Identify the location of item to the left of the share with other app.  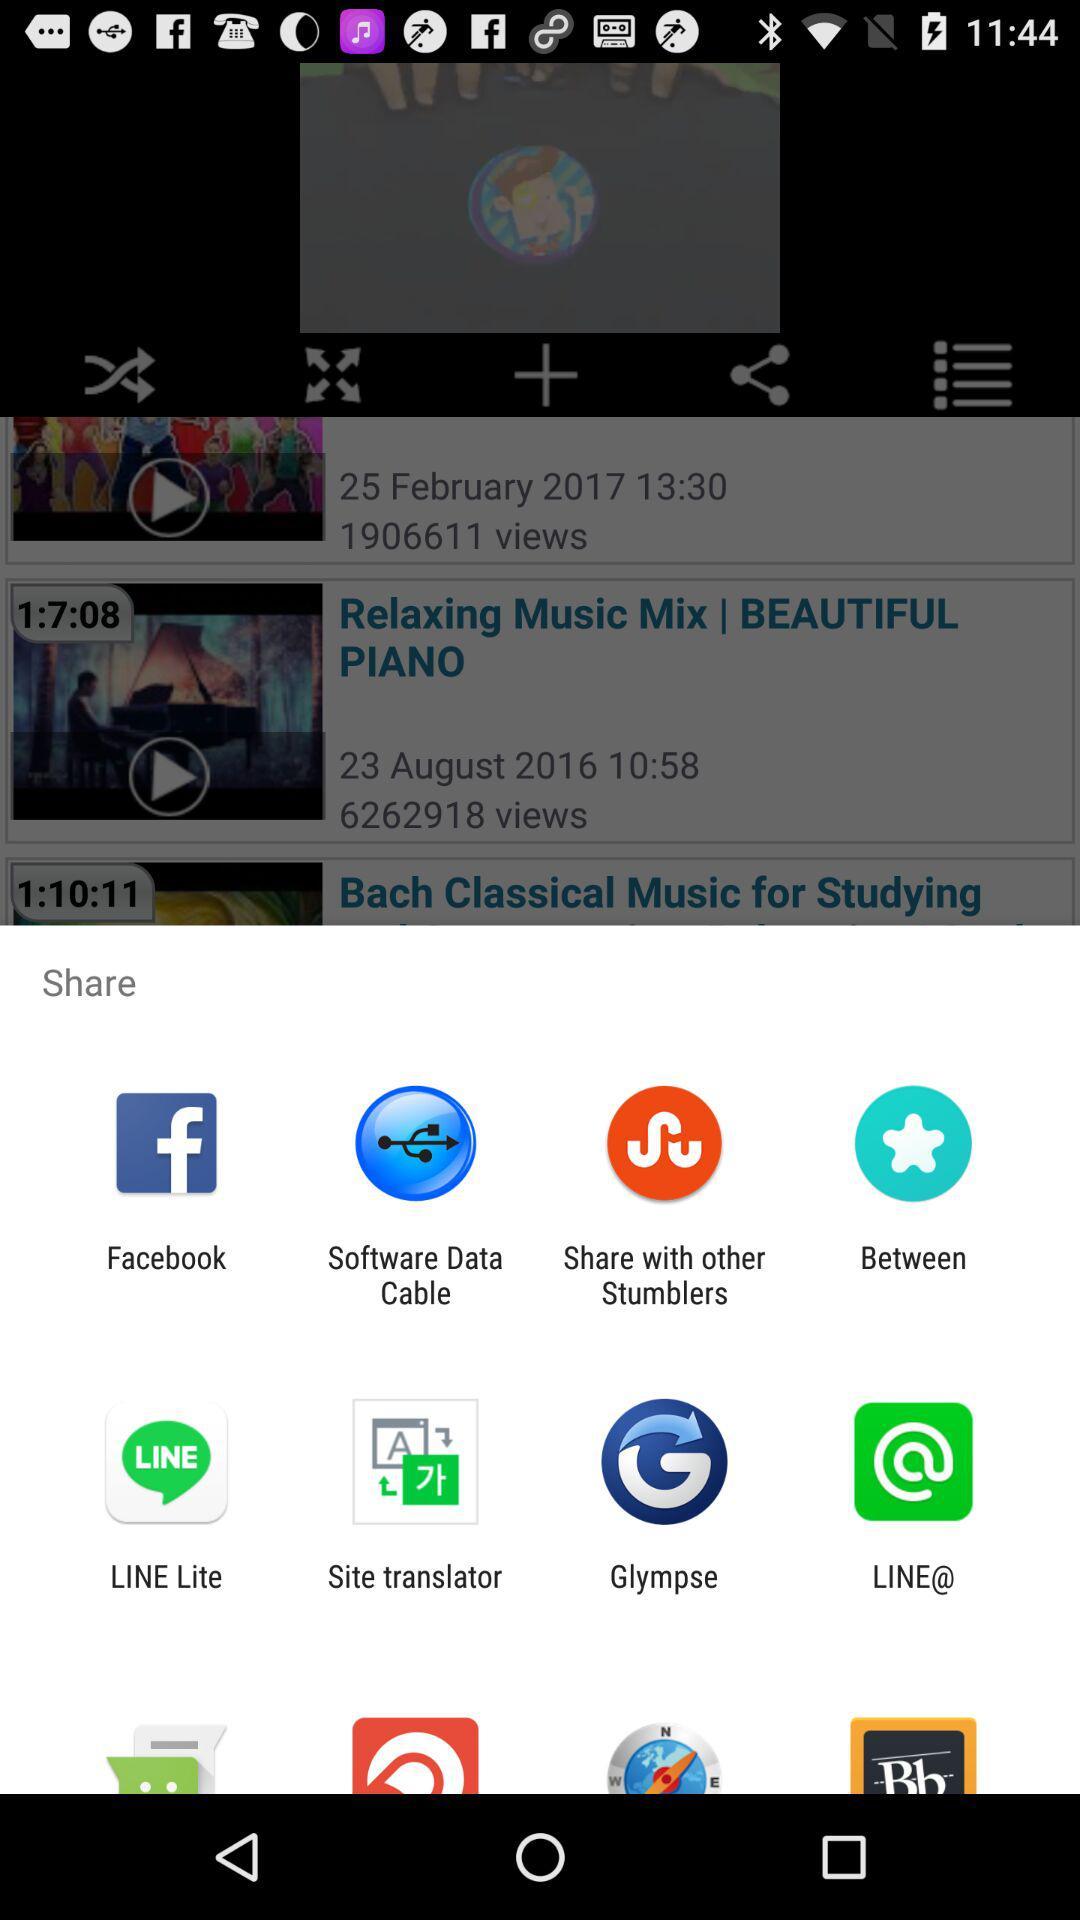
(414, 1274).